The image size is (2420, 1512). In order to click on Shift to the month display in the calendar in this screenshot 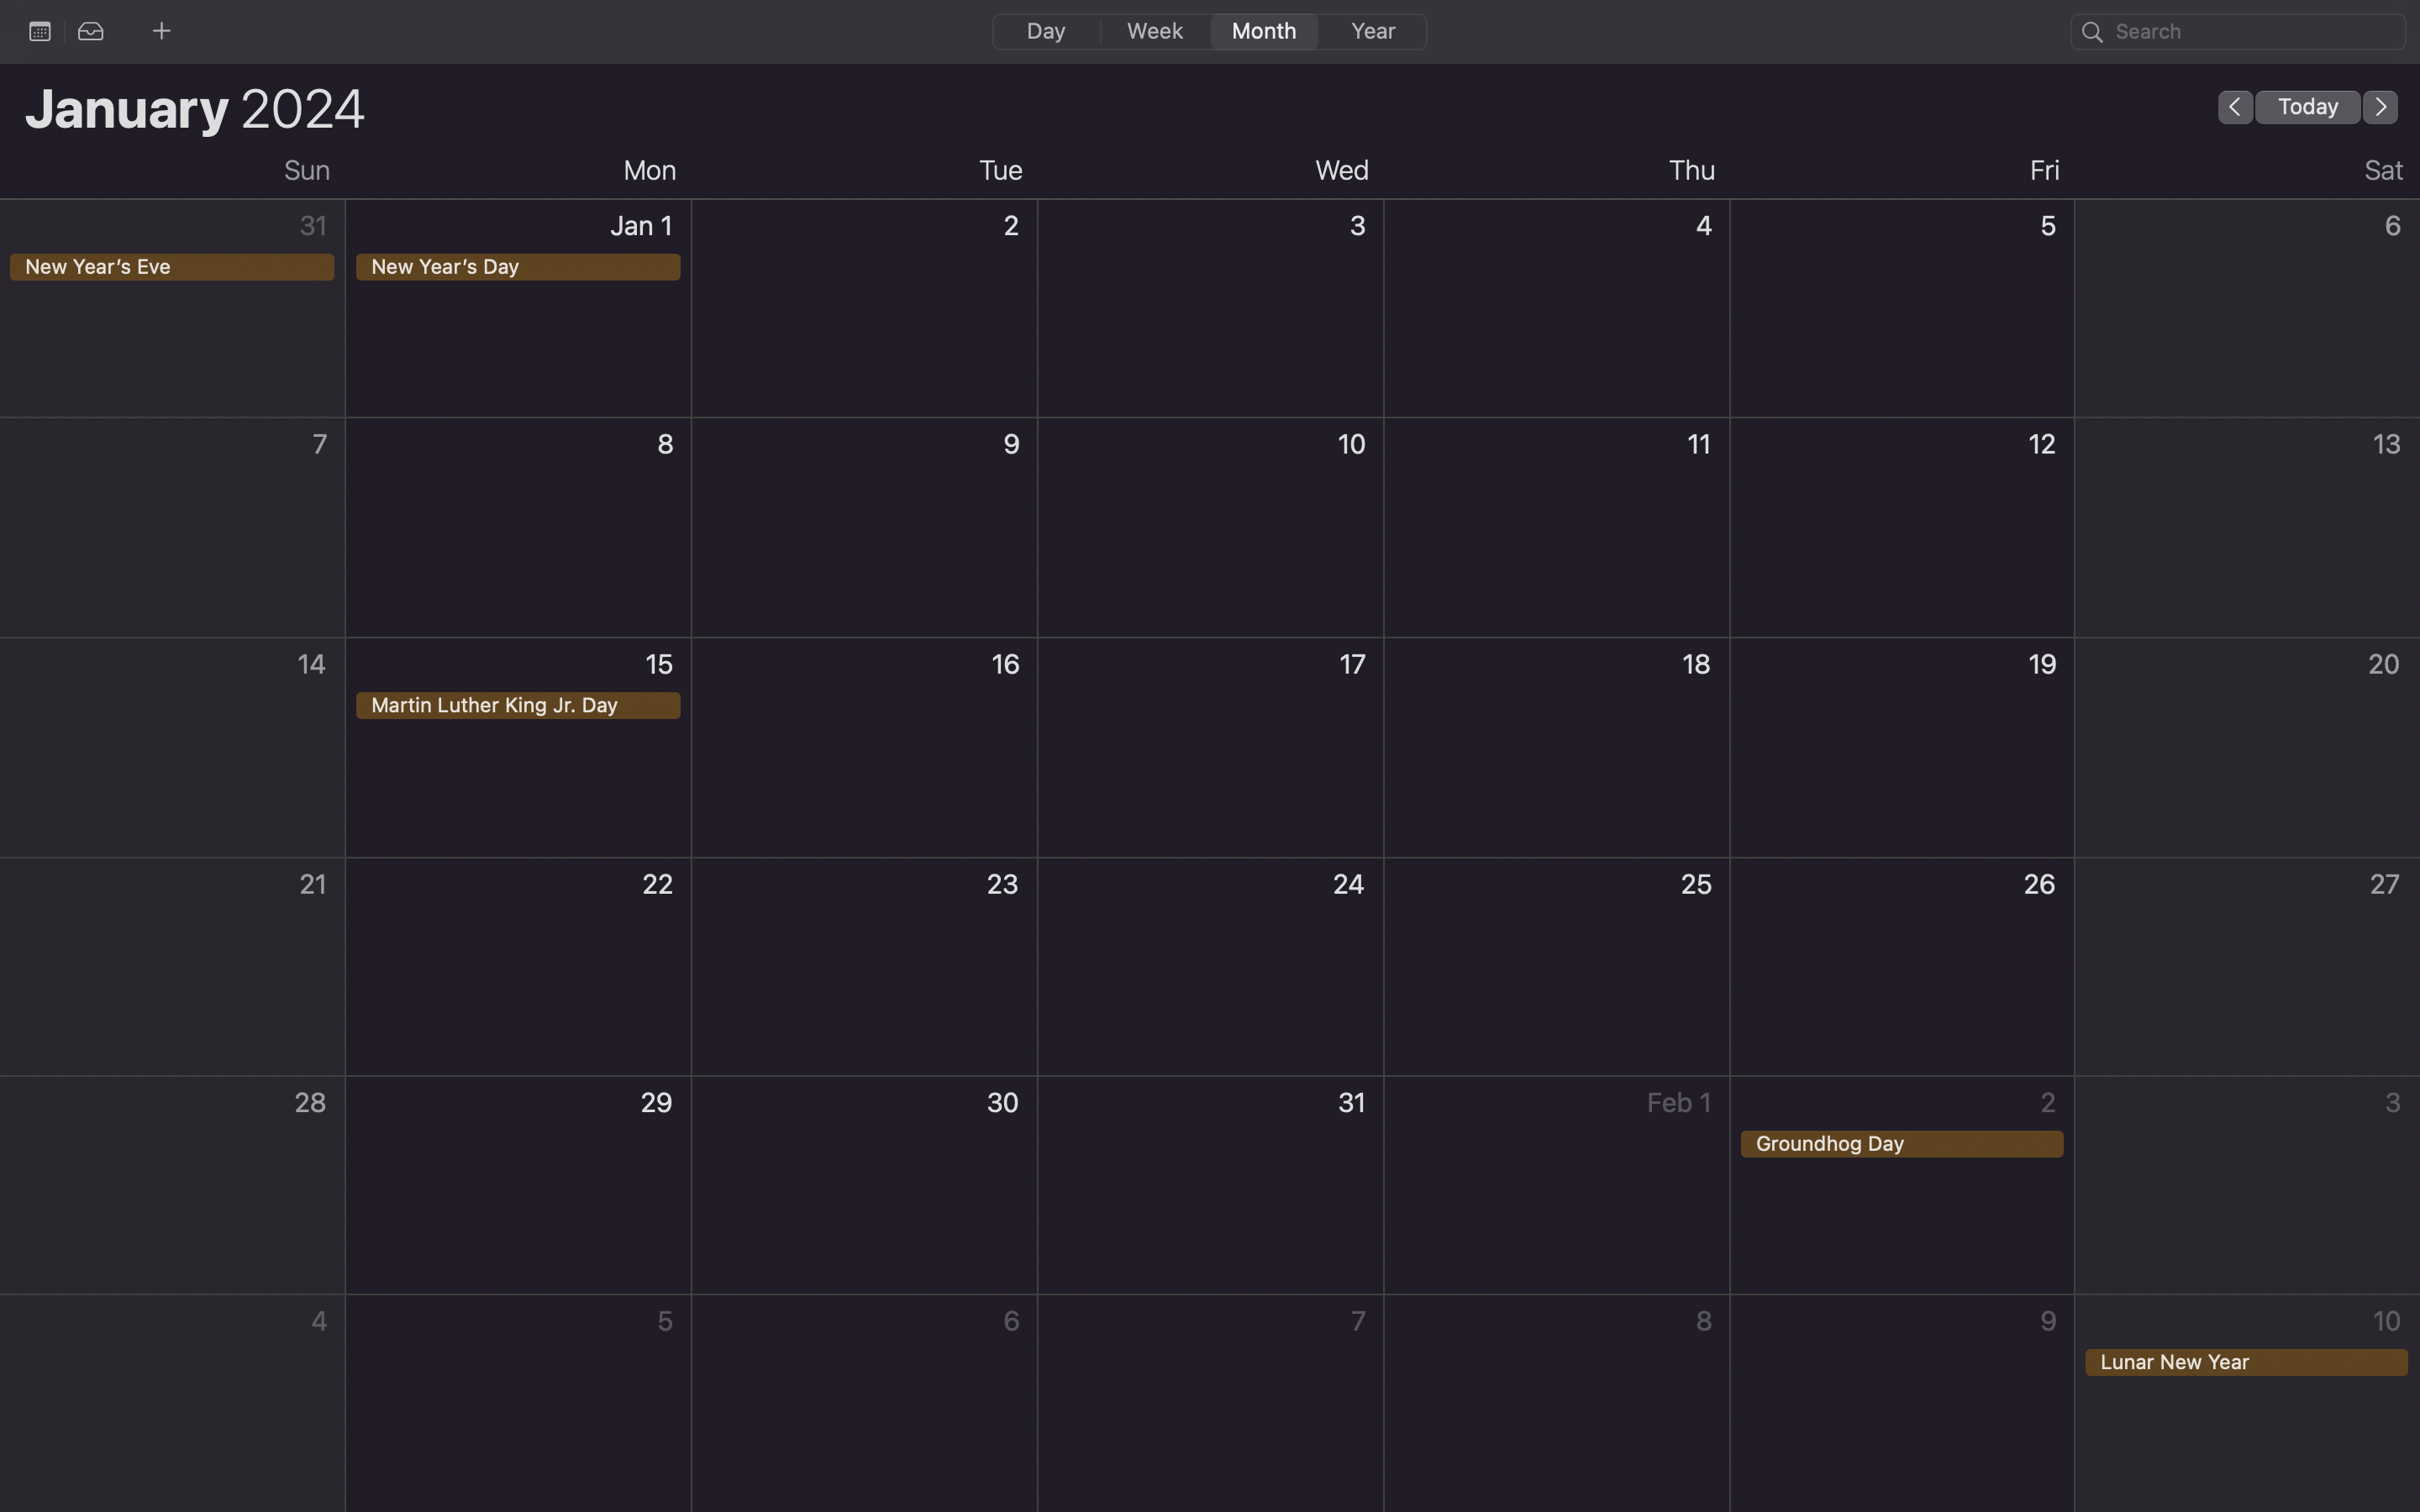, I will do `click(1260, 30)`.